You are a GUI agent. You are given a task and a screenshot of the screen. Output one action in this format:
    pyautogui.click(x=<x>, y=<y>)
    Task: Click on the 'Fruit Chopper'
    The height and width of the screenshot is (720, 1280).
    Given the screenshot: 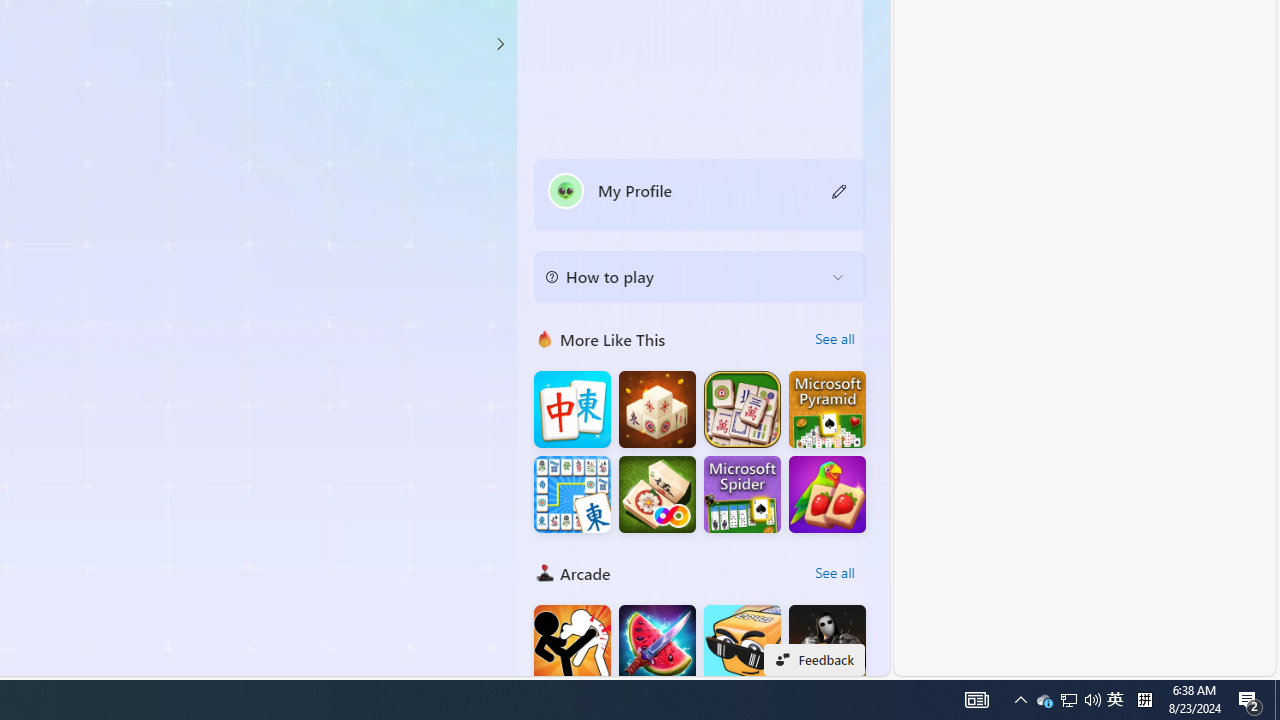 What is the action you would take?
    pyautogui.click(x=657, y=643)
    